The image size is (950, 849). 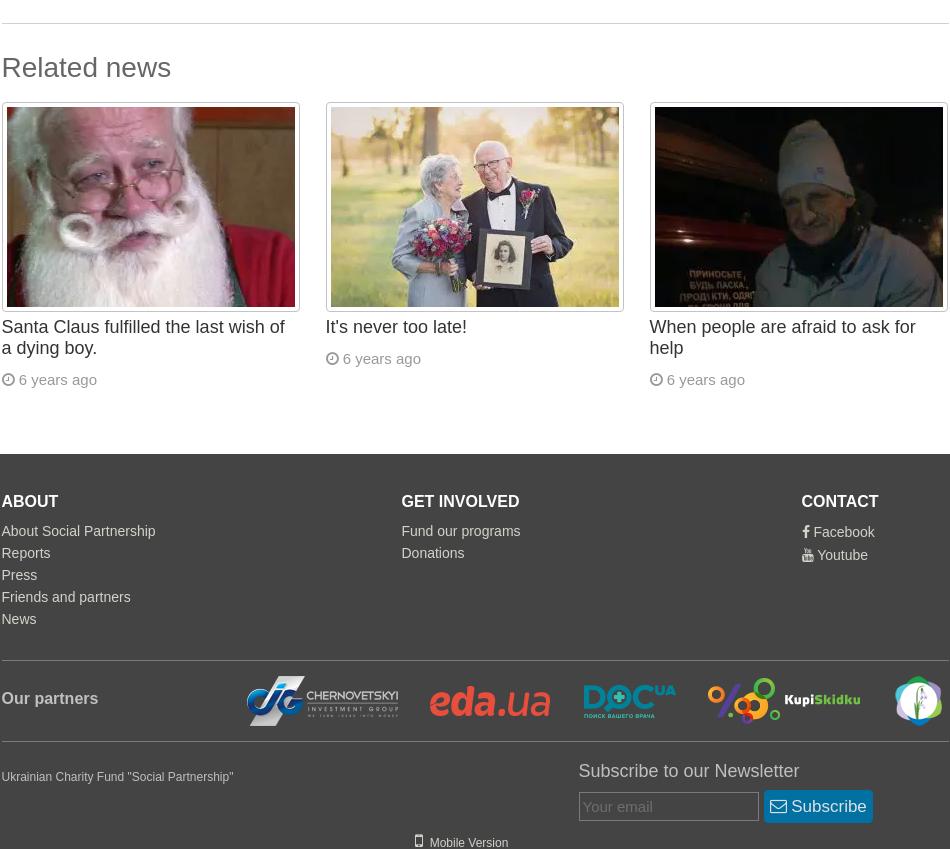 I want to click on 'Subscribe', so click(x=825, y=805).